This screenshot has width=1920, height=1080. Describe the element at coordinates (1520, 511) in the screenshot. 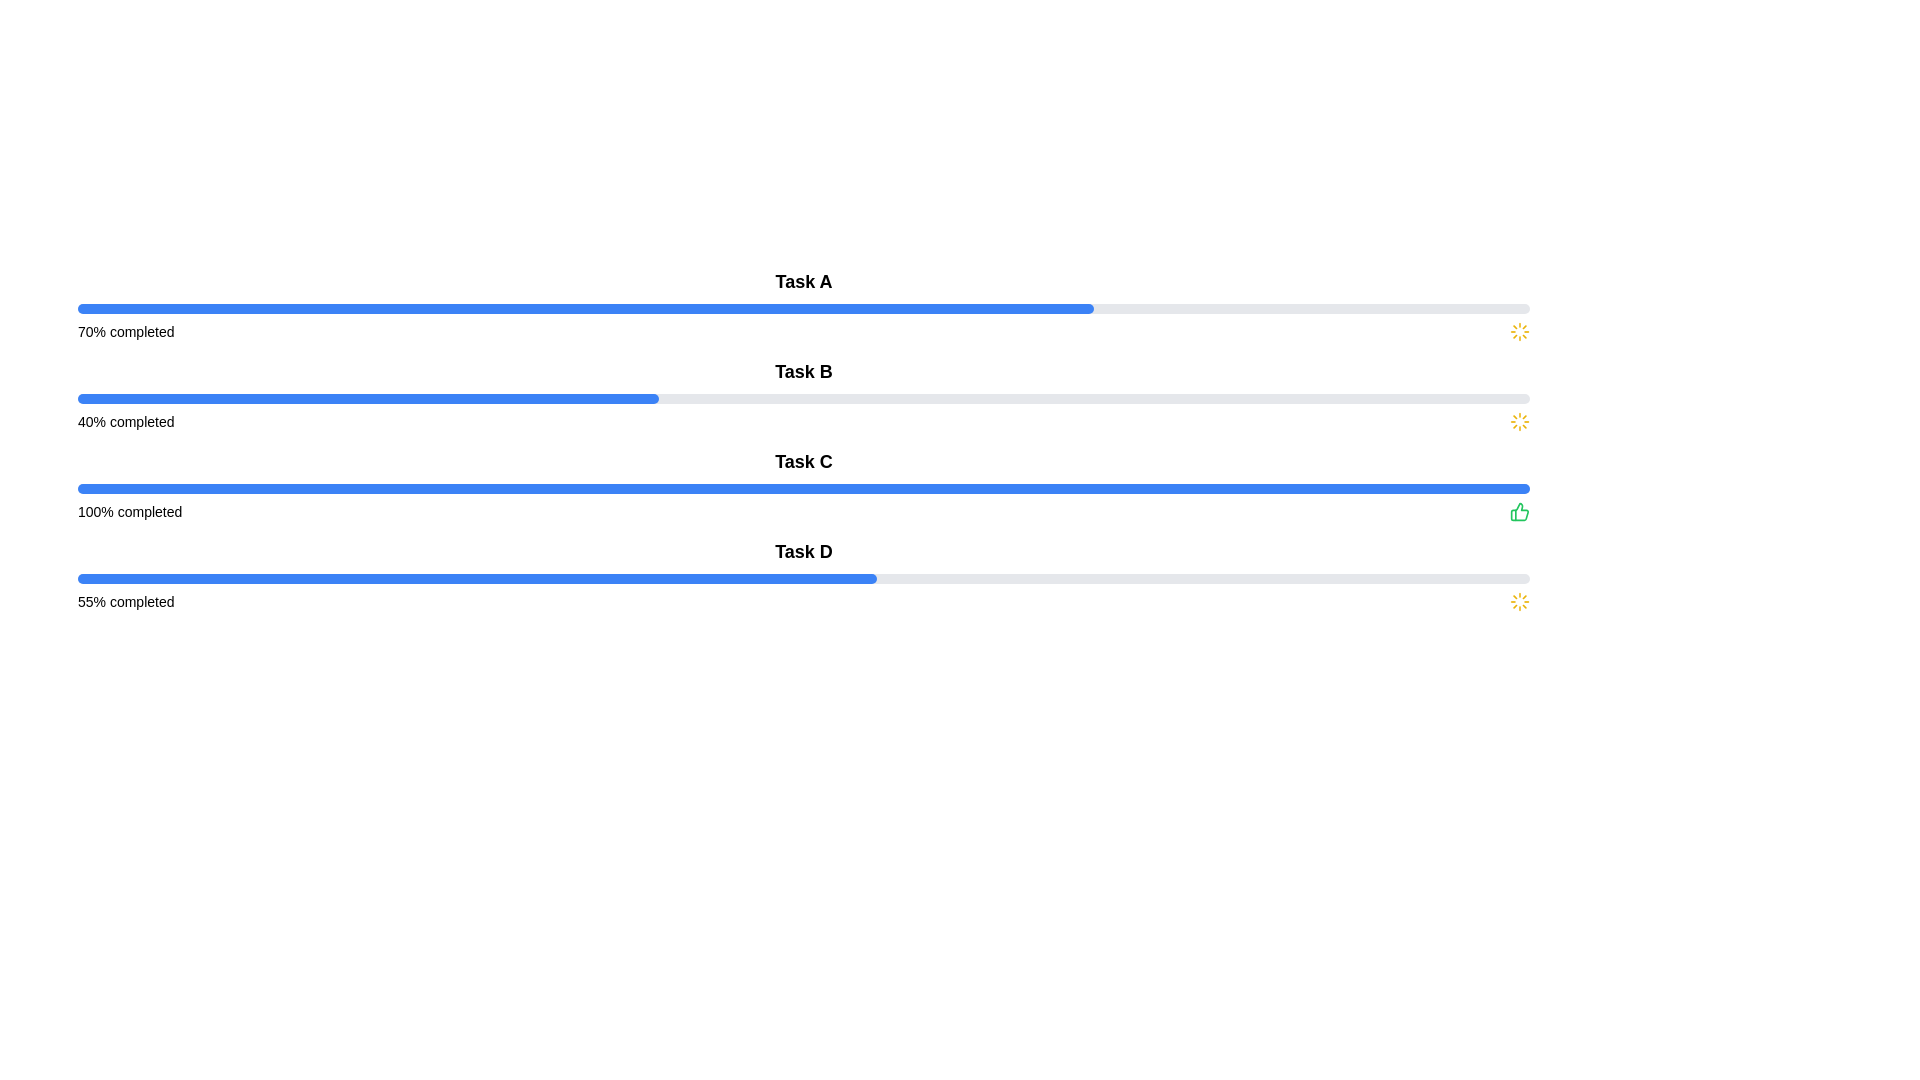

I see `the completion indicator icon located to the right of the '100% completed' text, positioned at the end of the 'Task C' progress bar` at that location.